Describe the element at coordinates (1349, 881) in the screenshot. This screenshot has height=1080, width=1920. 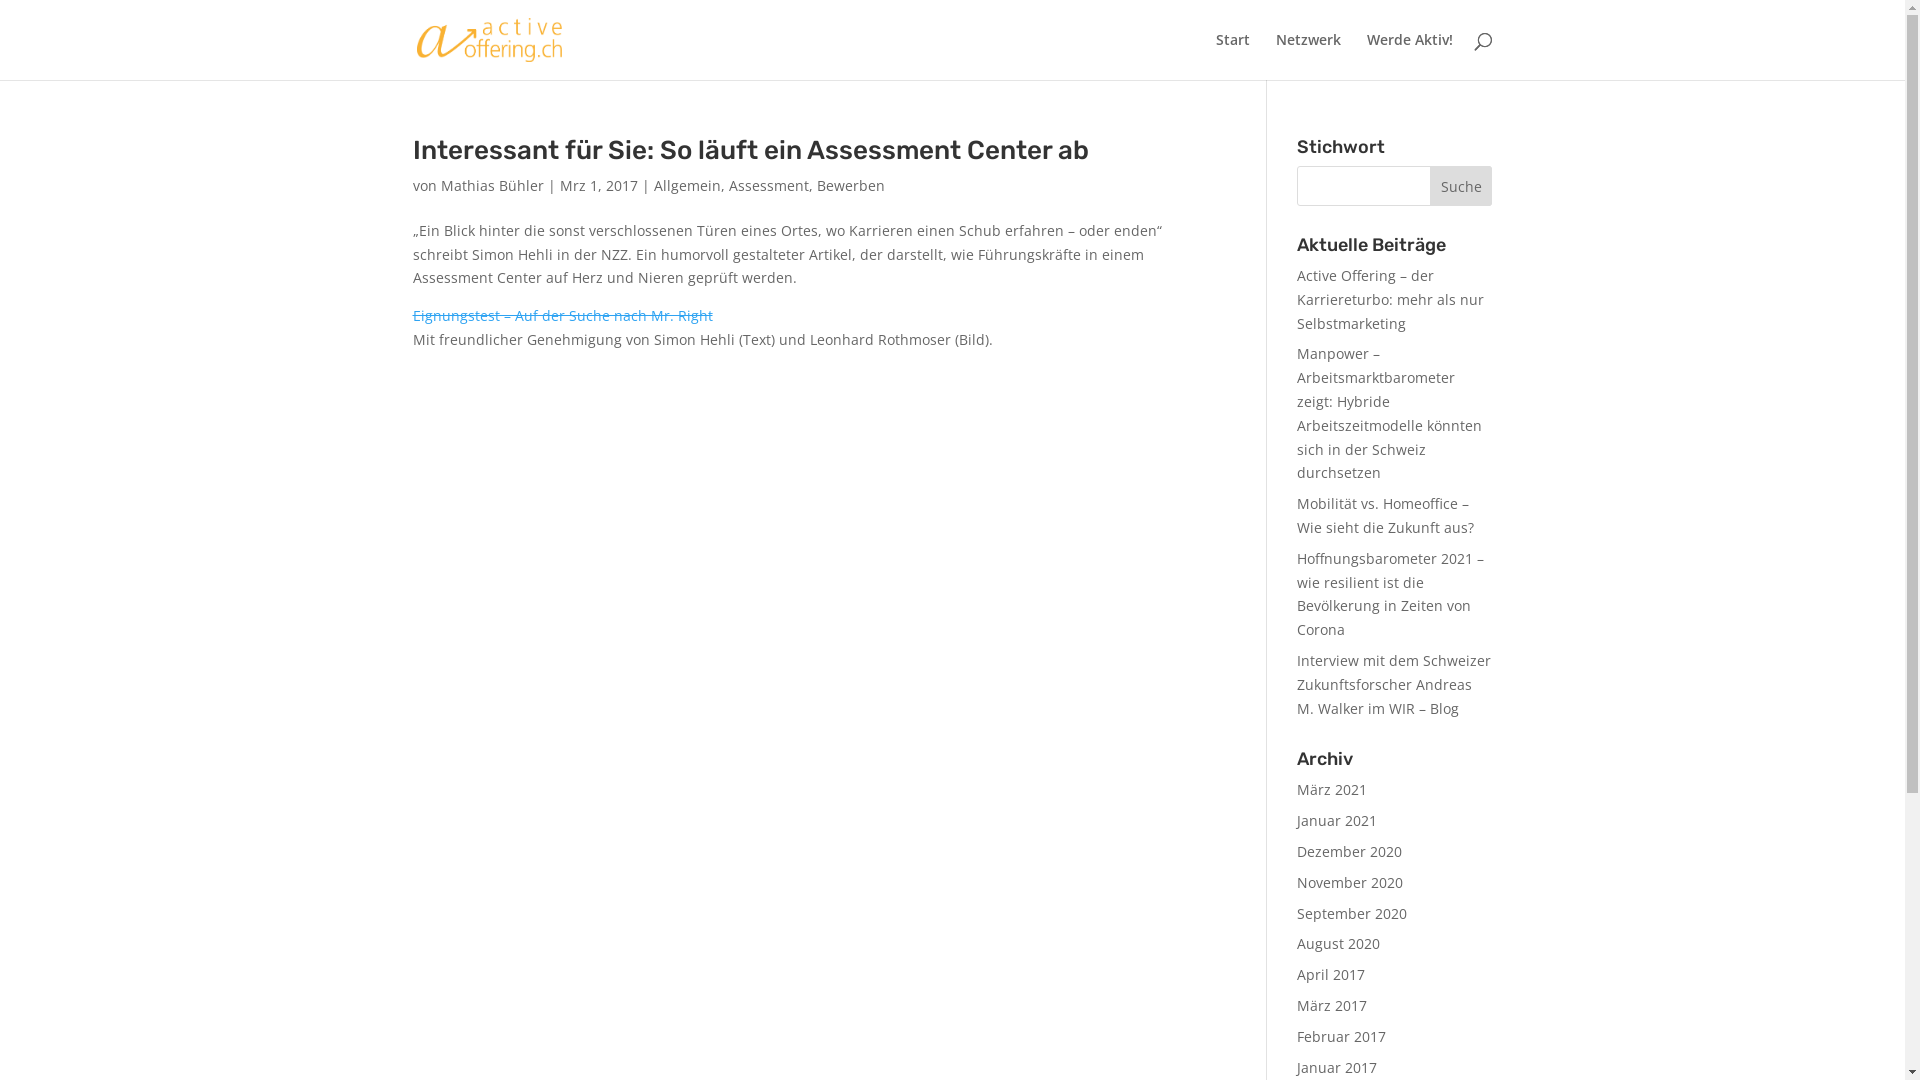
I see `'November 2020'` at that location.